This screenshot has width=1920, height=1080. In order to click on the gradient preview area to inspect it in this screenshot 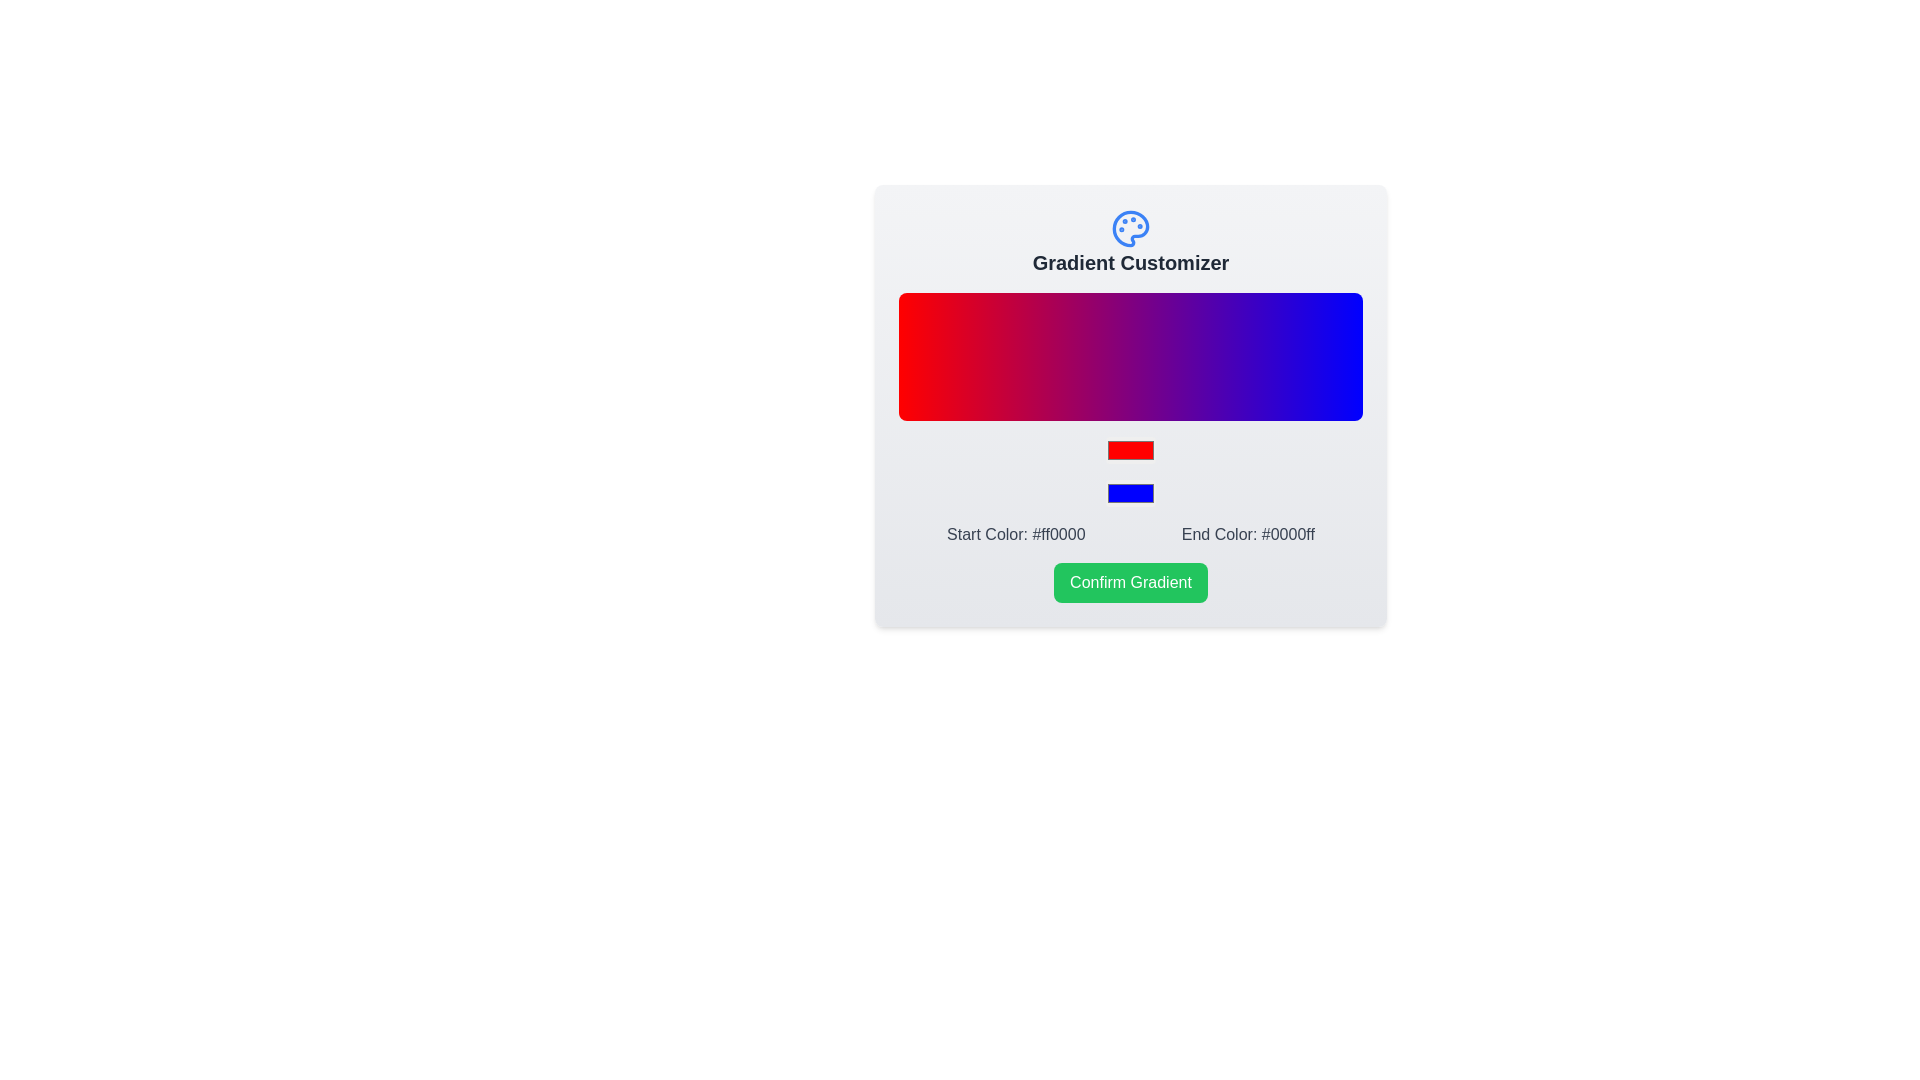, I will do `click(1131, 356)`.